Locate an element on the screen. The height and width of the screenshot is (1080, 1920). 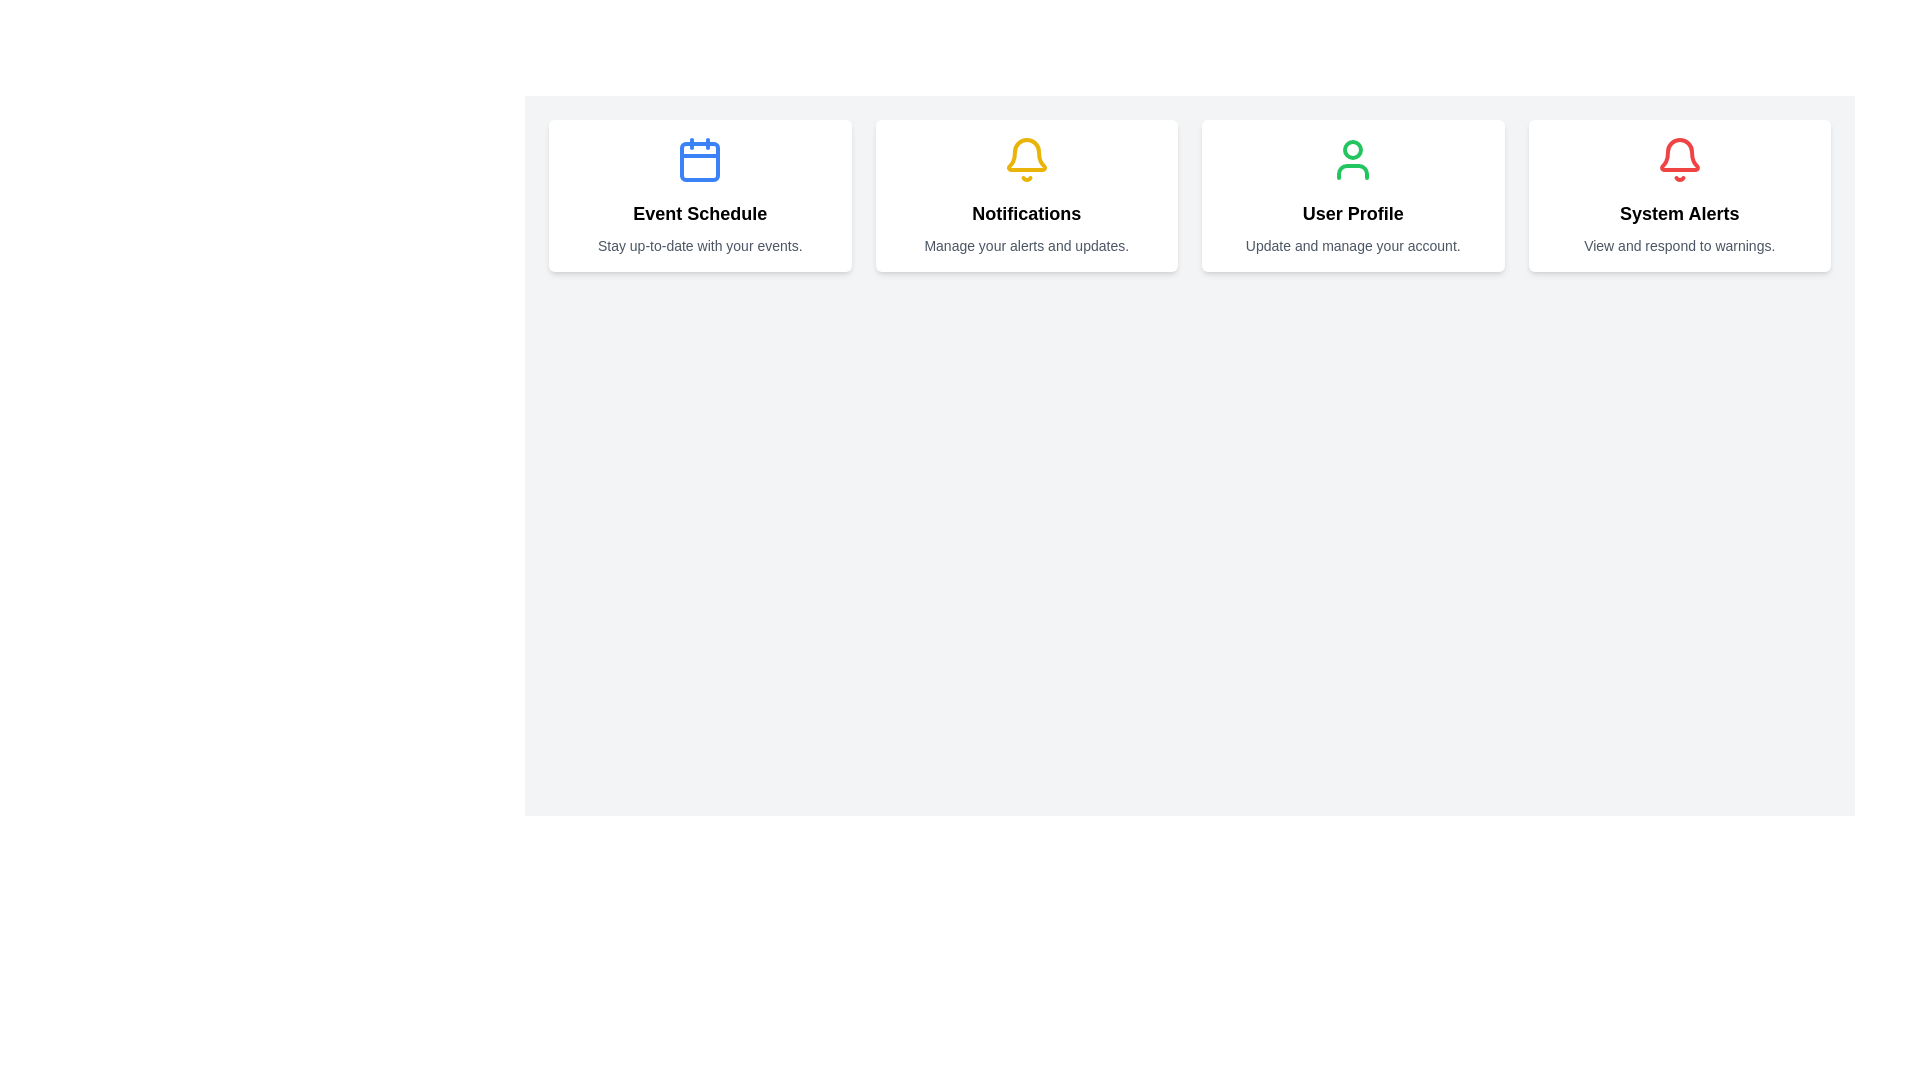
the rounded rectangle with a blue outline resembling a calendar icon located in the first row, first column of the 'Event Schedule' card is located at coordinates (700, 161).